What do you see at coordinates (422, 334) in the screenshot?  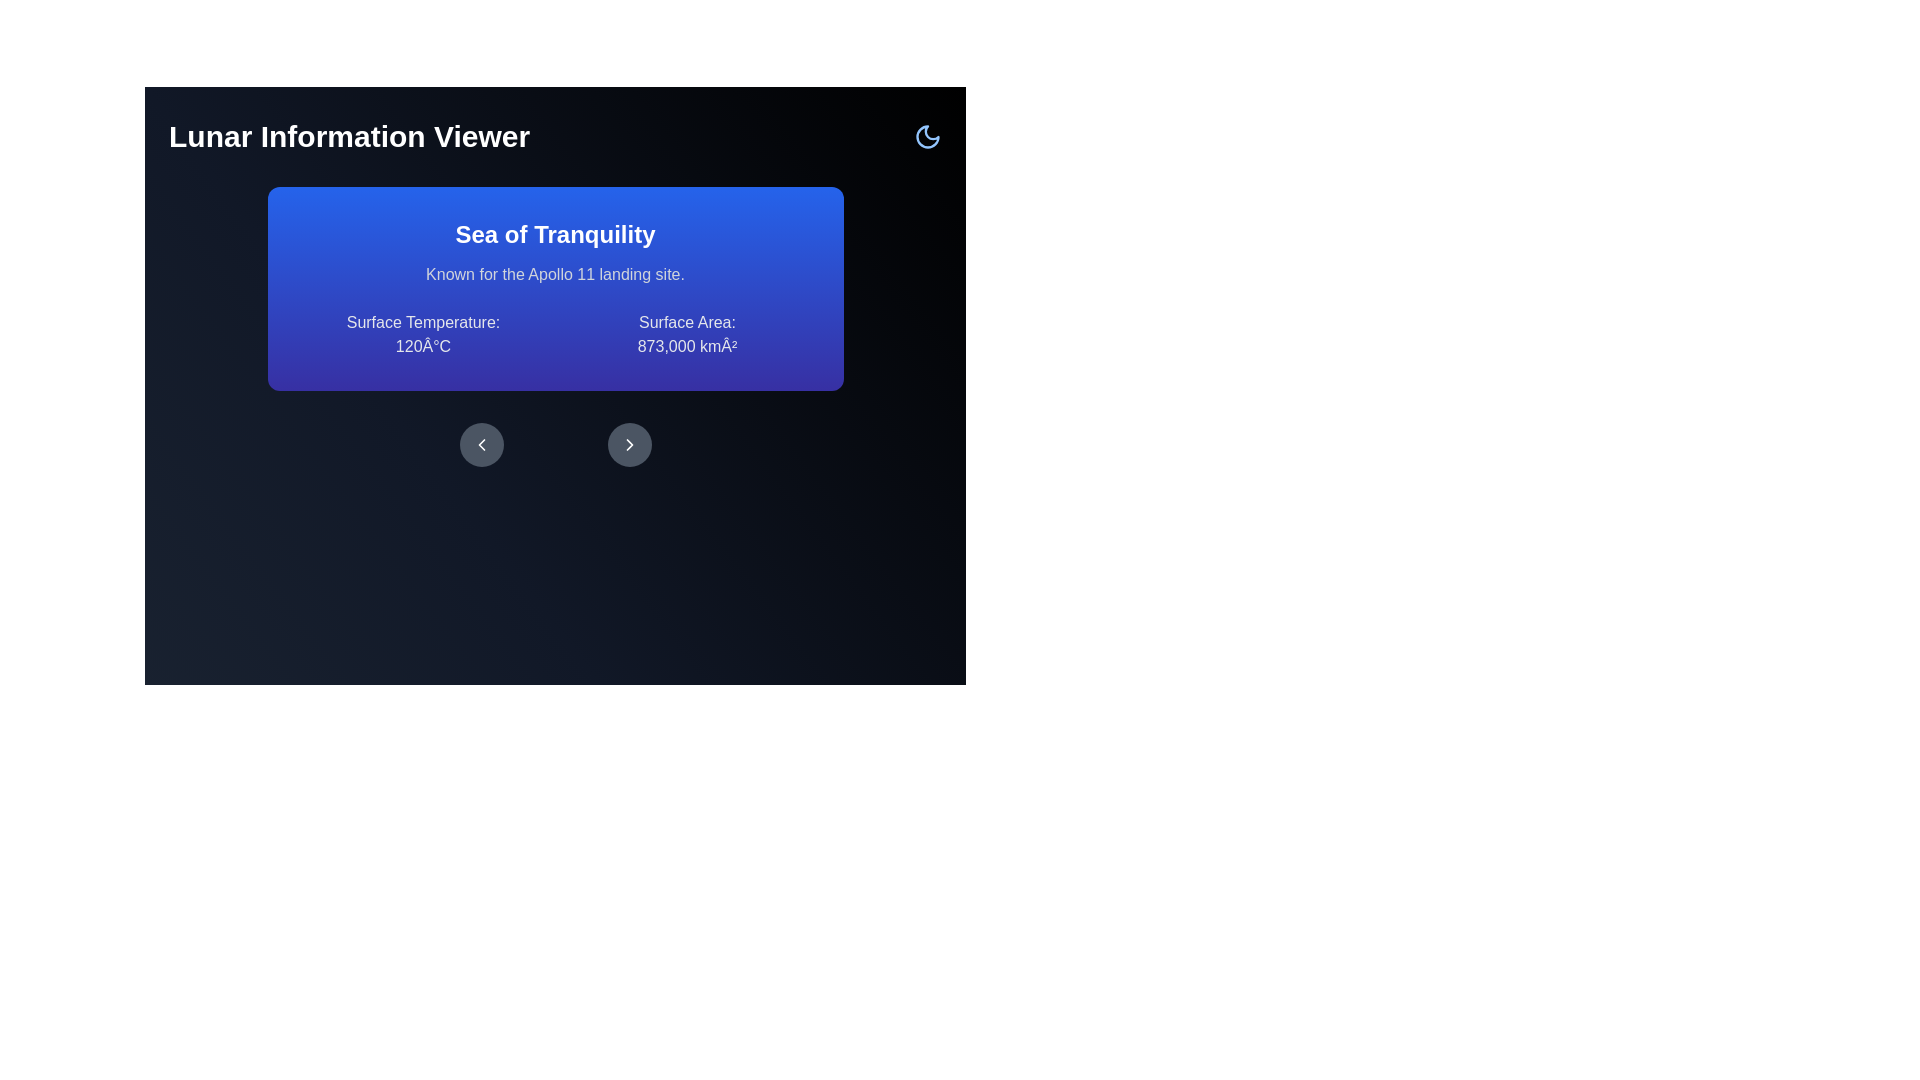 I see `surface temperature value text element located in the left portion of a two-column grid layout on a blue card` at bounding box center [422, 334].